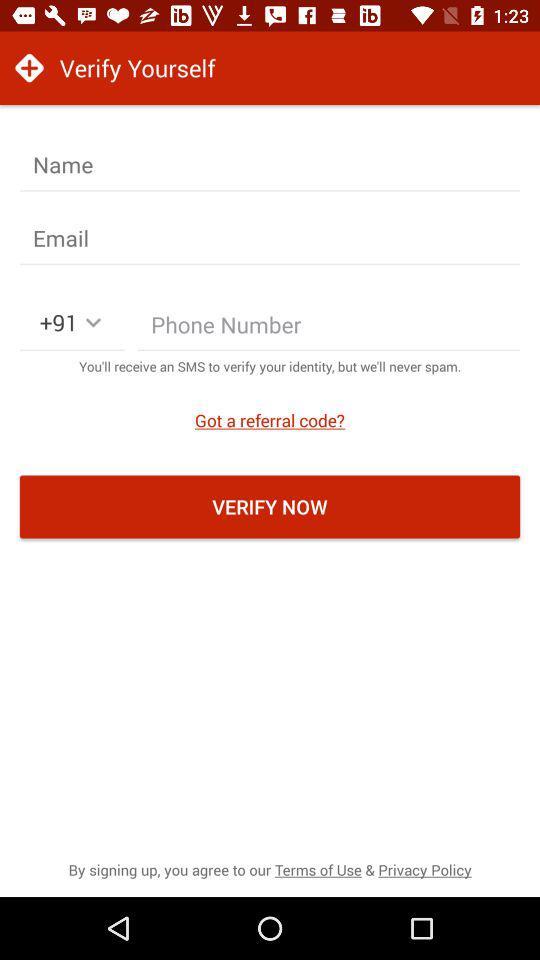  I want to click on phone number, so click(329, 329).